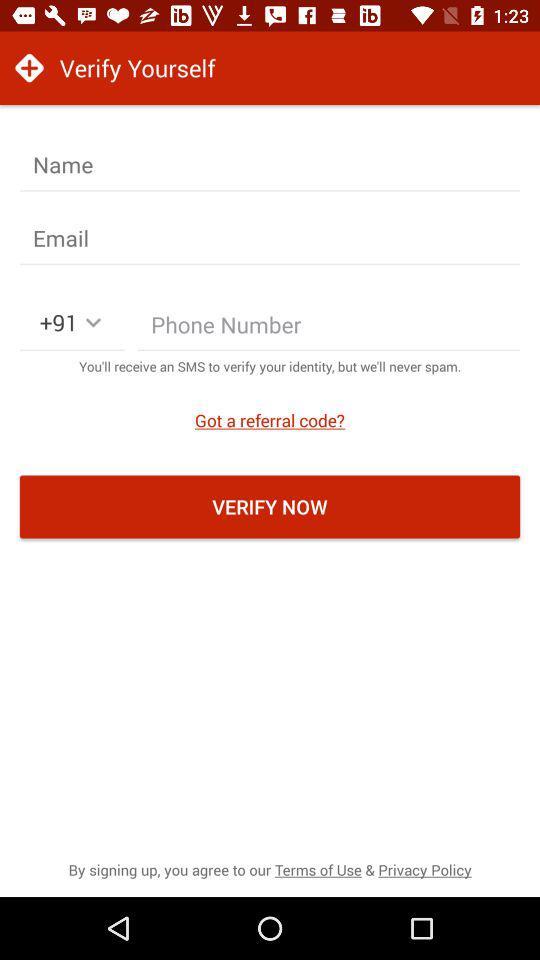  I want to click on phone number, so click(329, 329).